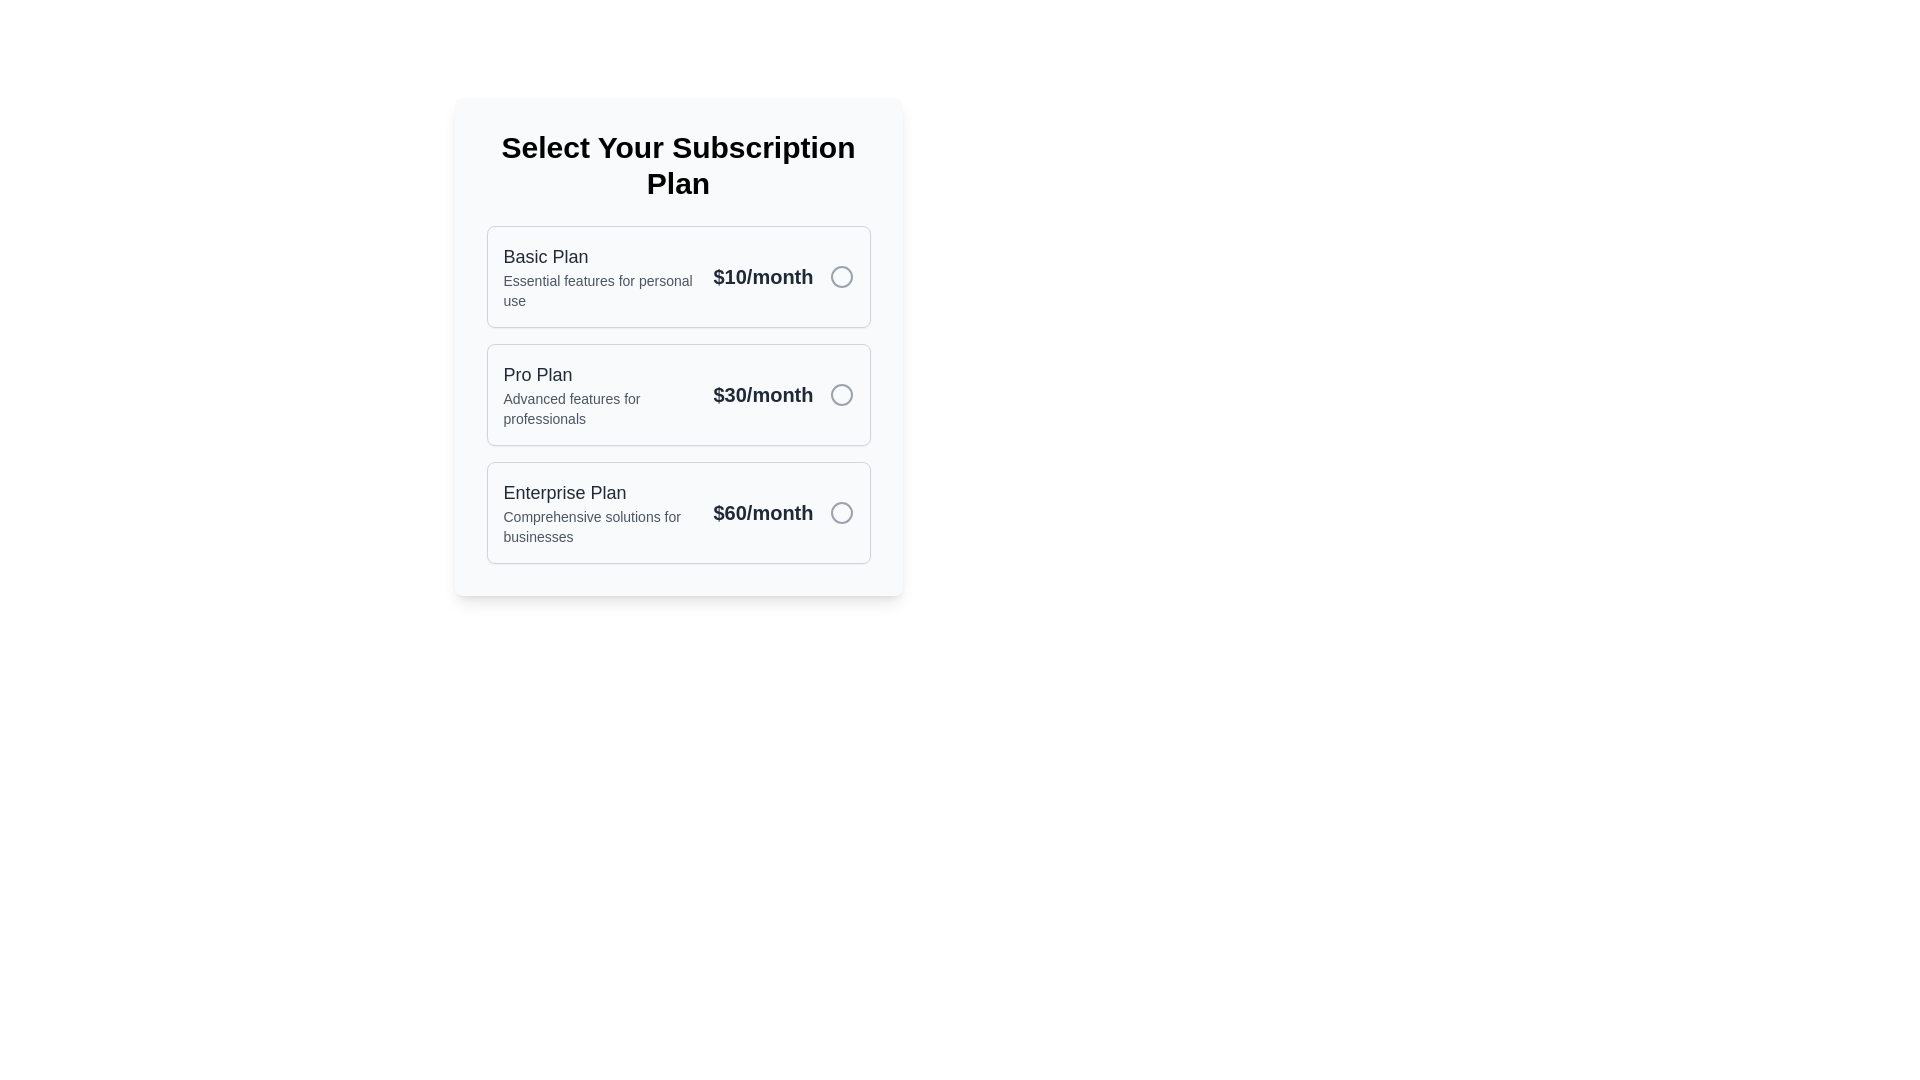 The height and width of the screenshot is (1080, 1920). What do you see at coordinates (599, 277) in the screenshot?
I see `text content of the Text Block that displays 'Basic Plan' and its description 'Essential features for personal use', located in the upper-left part of the subscription plans card` at bounding box center [599, 277].